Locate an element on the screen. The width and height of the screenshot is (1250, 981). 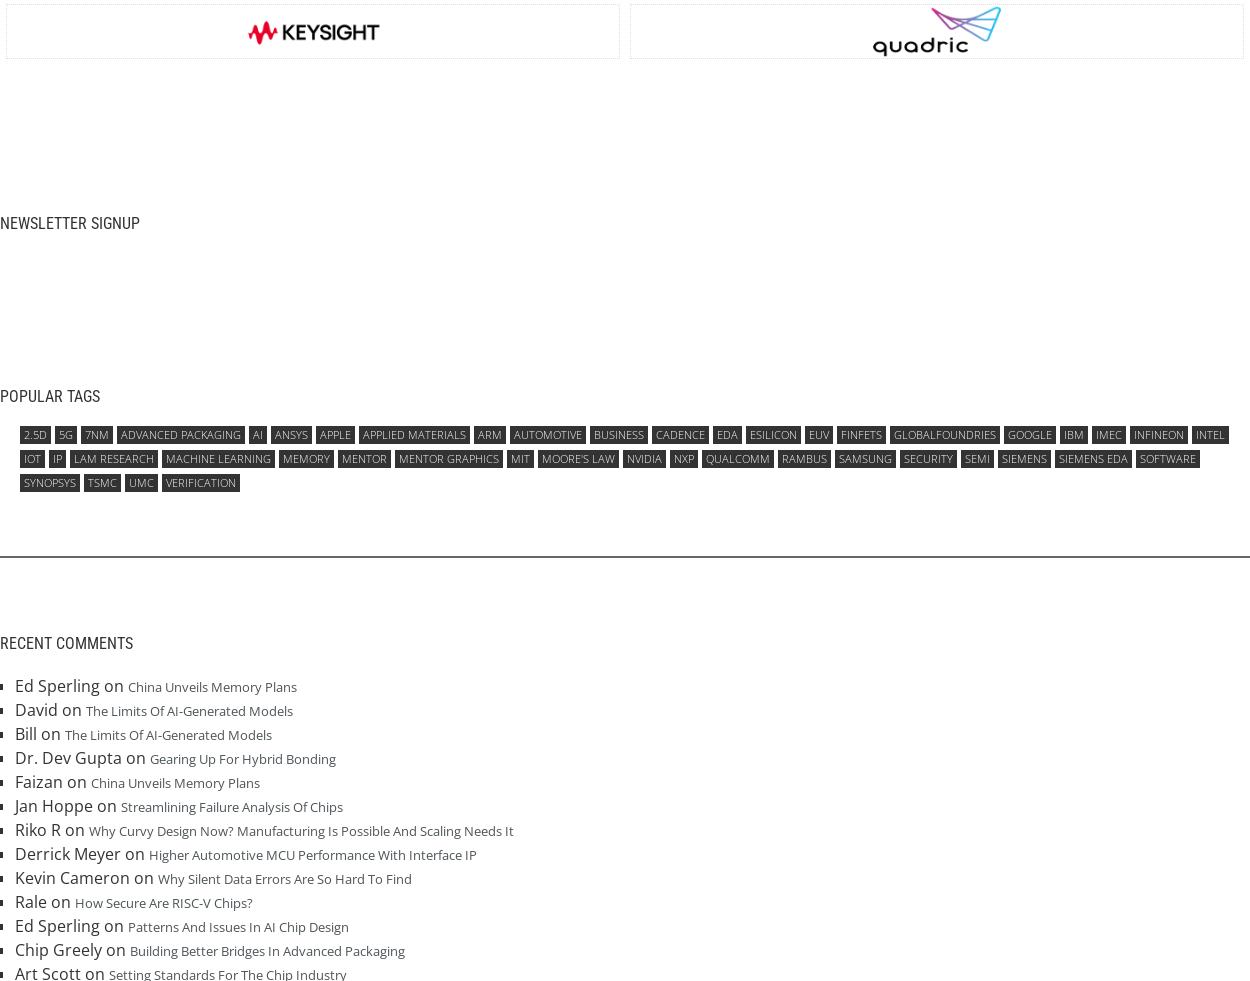
'machine learning' is located at coordinates (217, 457).